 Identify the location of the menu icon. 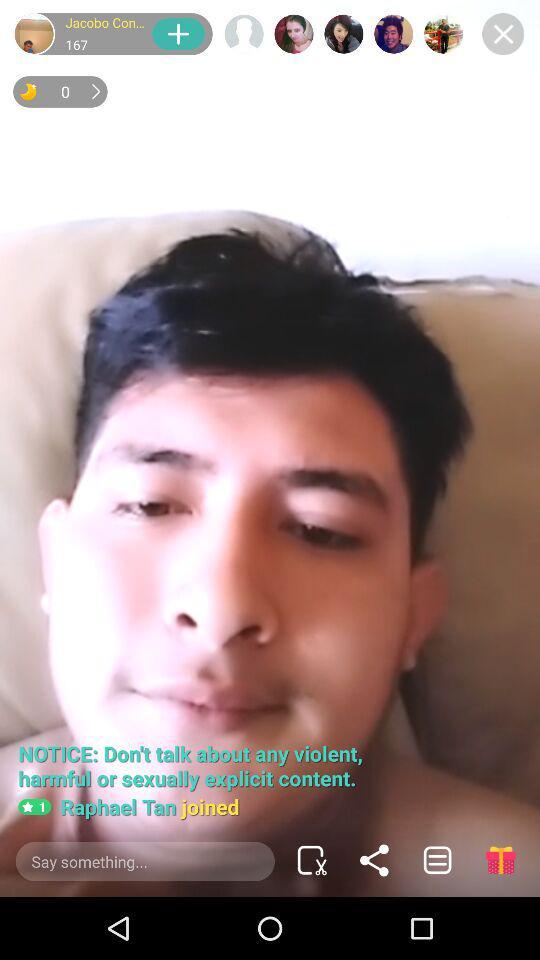
(436, 859).